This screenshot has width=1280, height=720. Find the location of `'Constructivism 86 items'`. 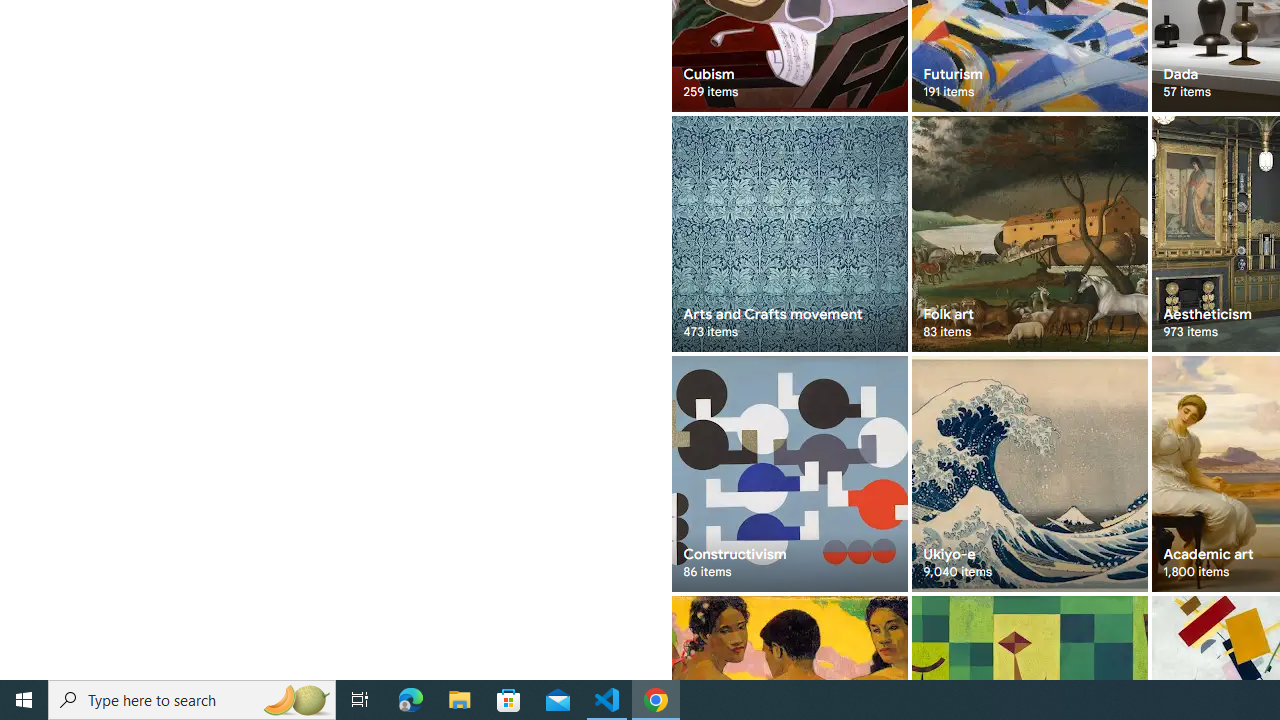

'Constructivism 86 items' is located at coordinates (788, 473).